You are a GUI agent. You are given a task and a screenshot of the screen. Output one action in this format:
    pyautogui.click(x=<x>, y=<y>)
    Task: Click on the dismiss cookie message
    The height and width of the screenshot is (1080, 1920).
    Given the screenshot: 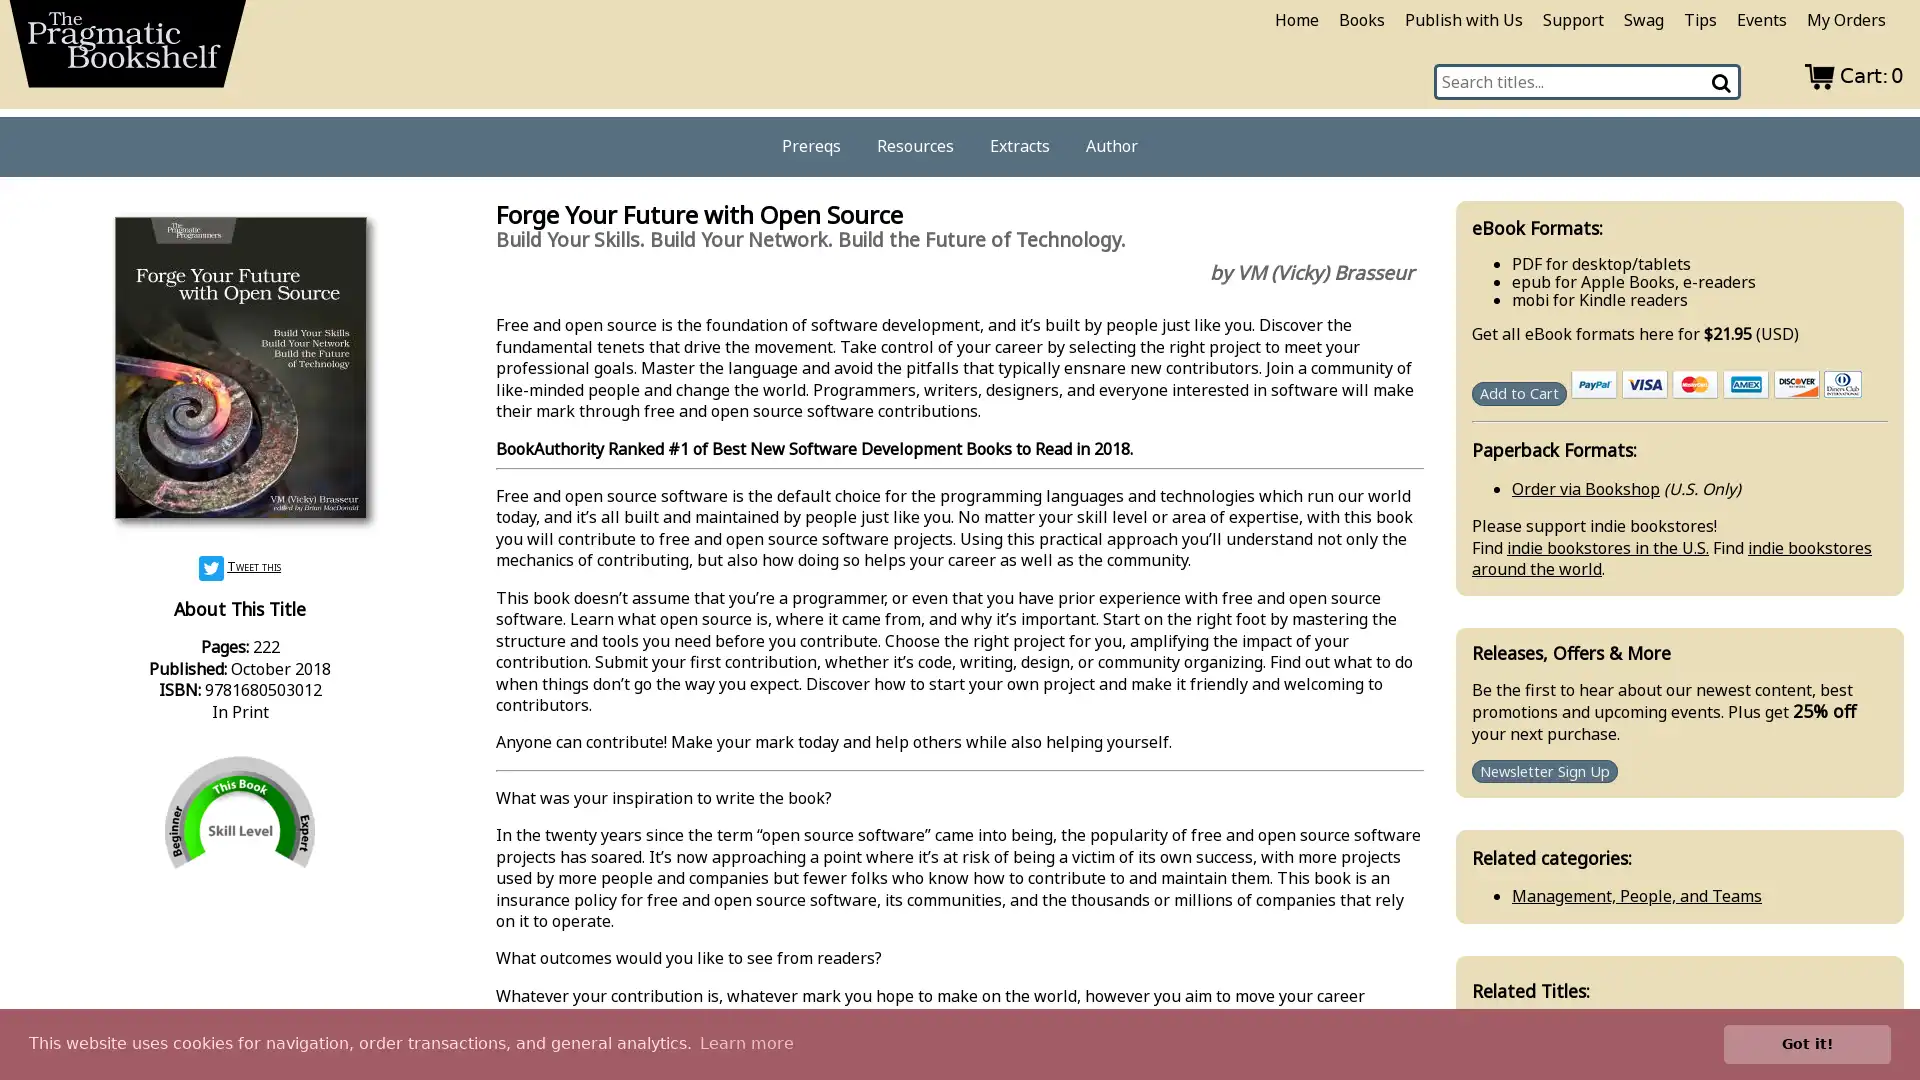 What is the action you would take?
    pyautogui.click(x=1807, y=1043)
    